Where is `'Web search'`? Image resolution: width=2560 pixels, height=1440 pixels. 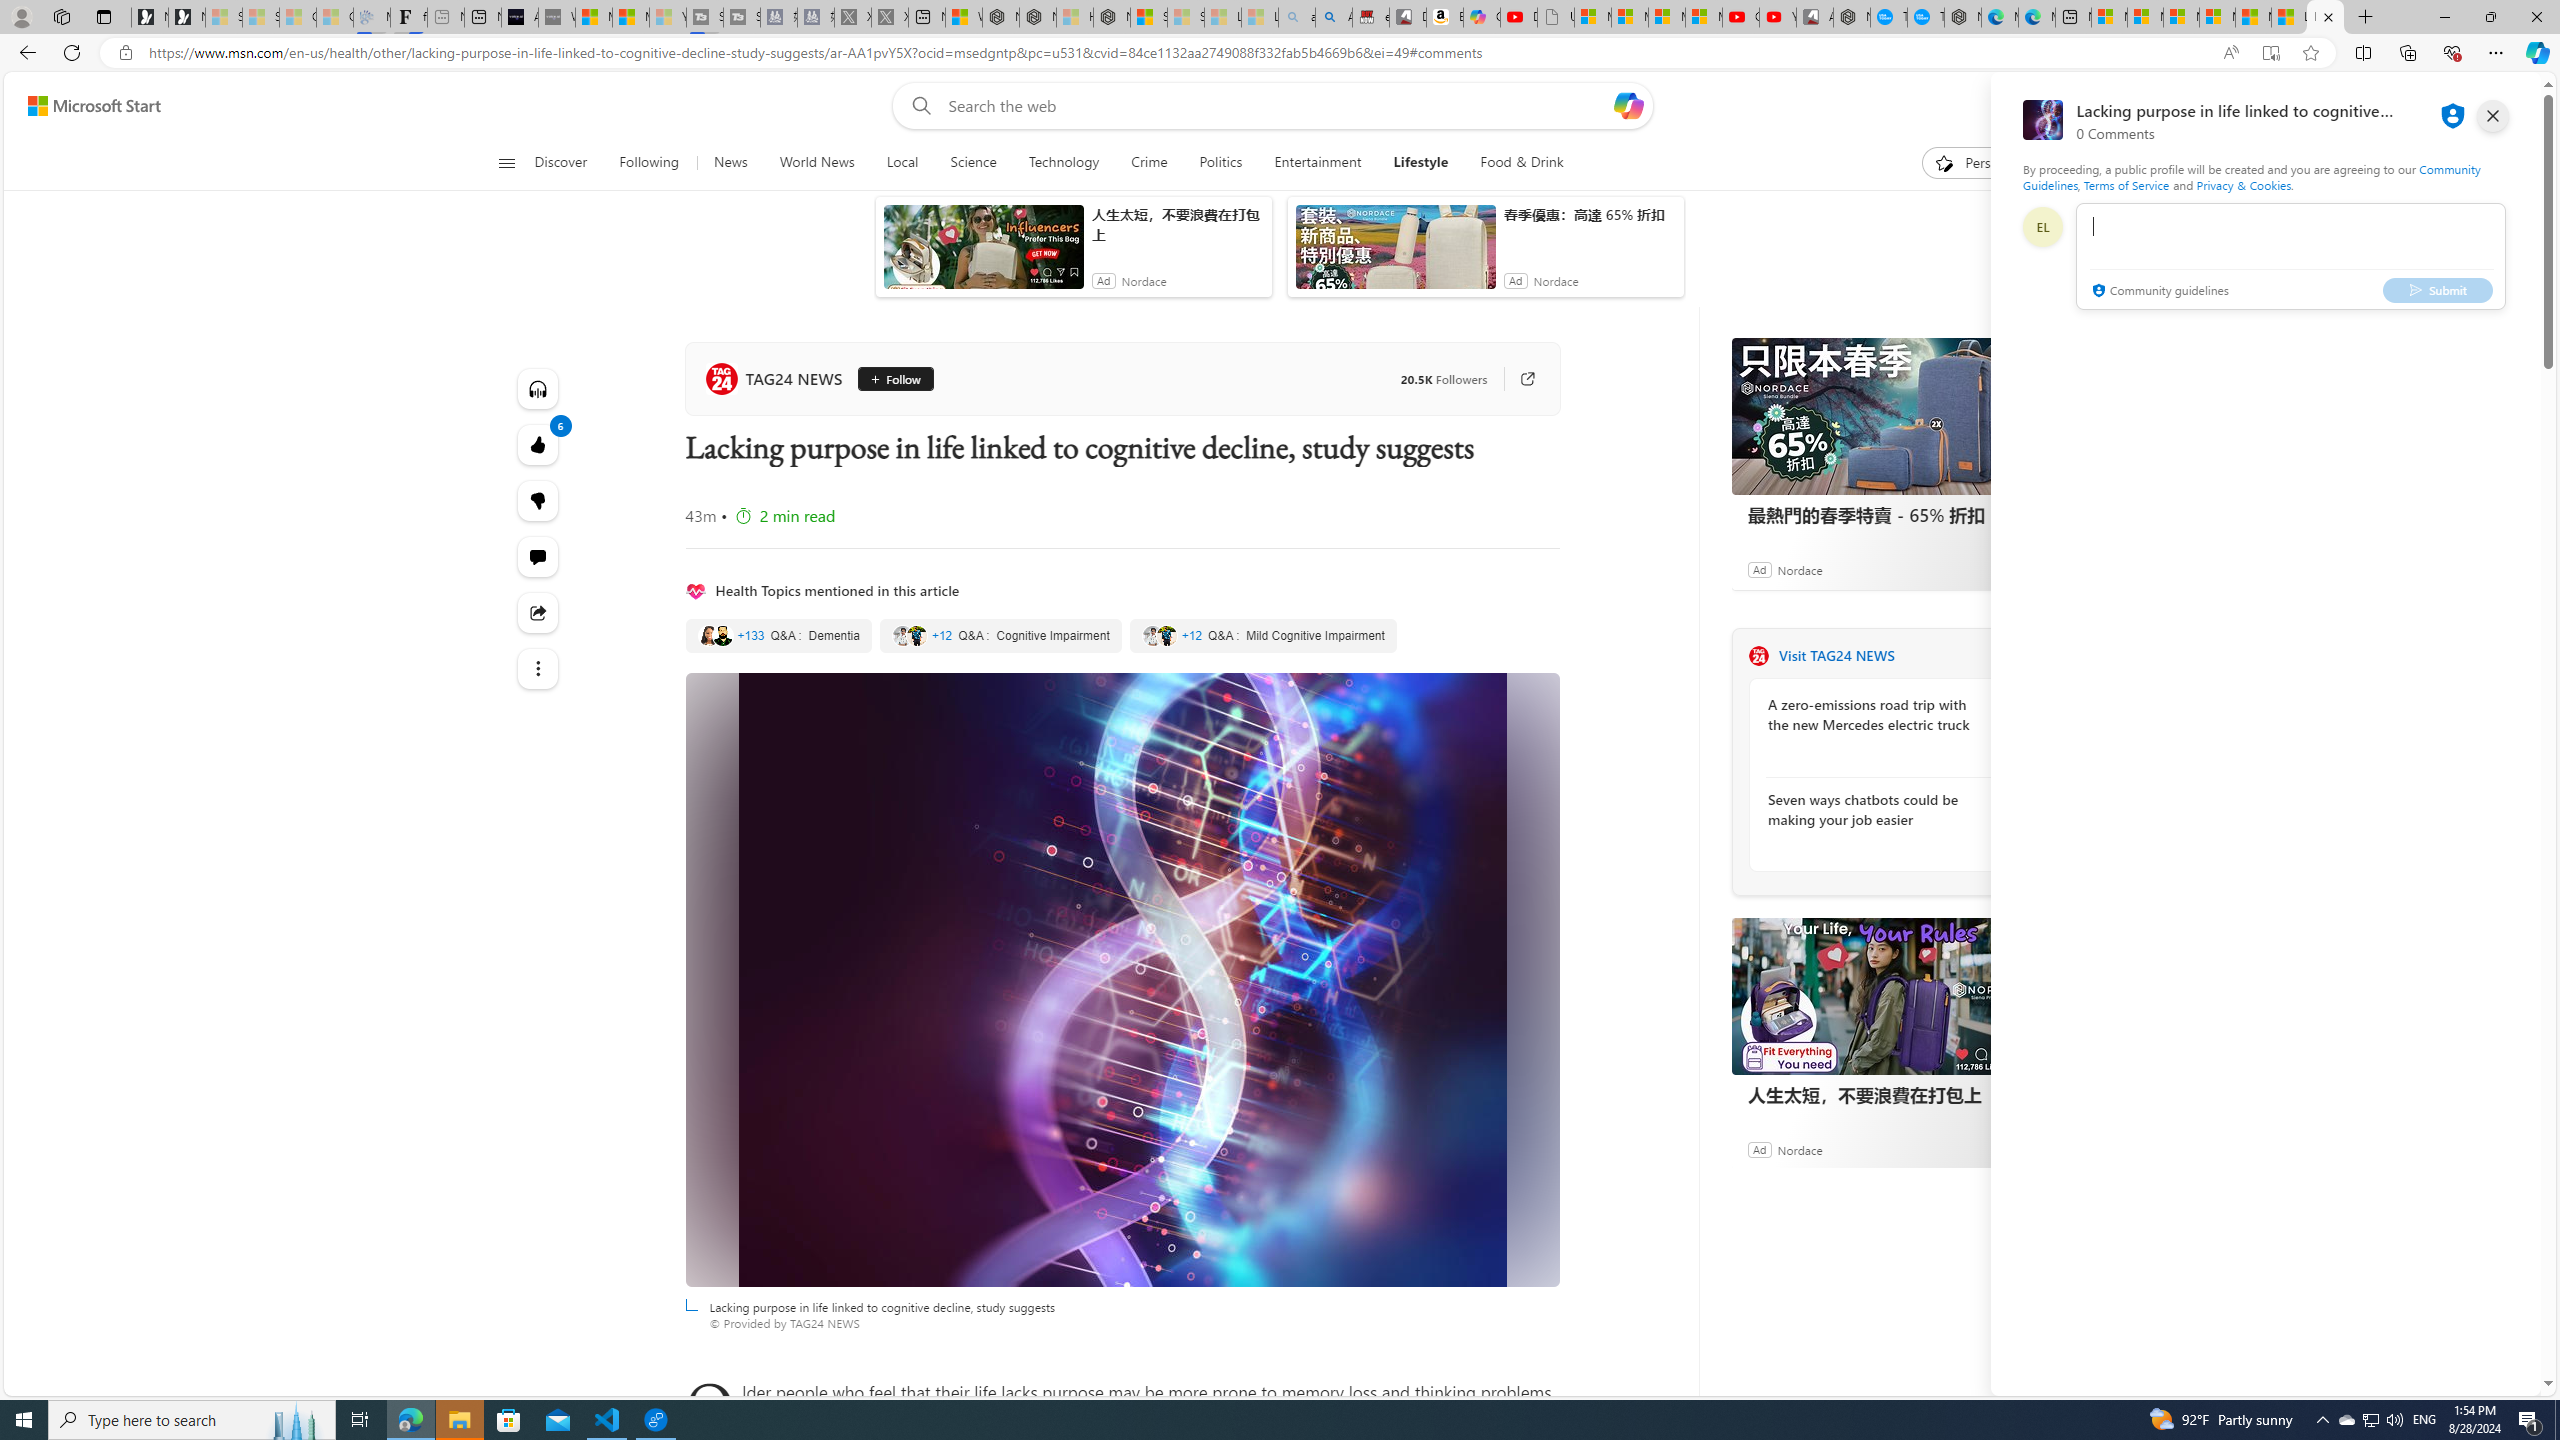
'Web search' is located at coordinates (916, 106).